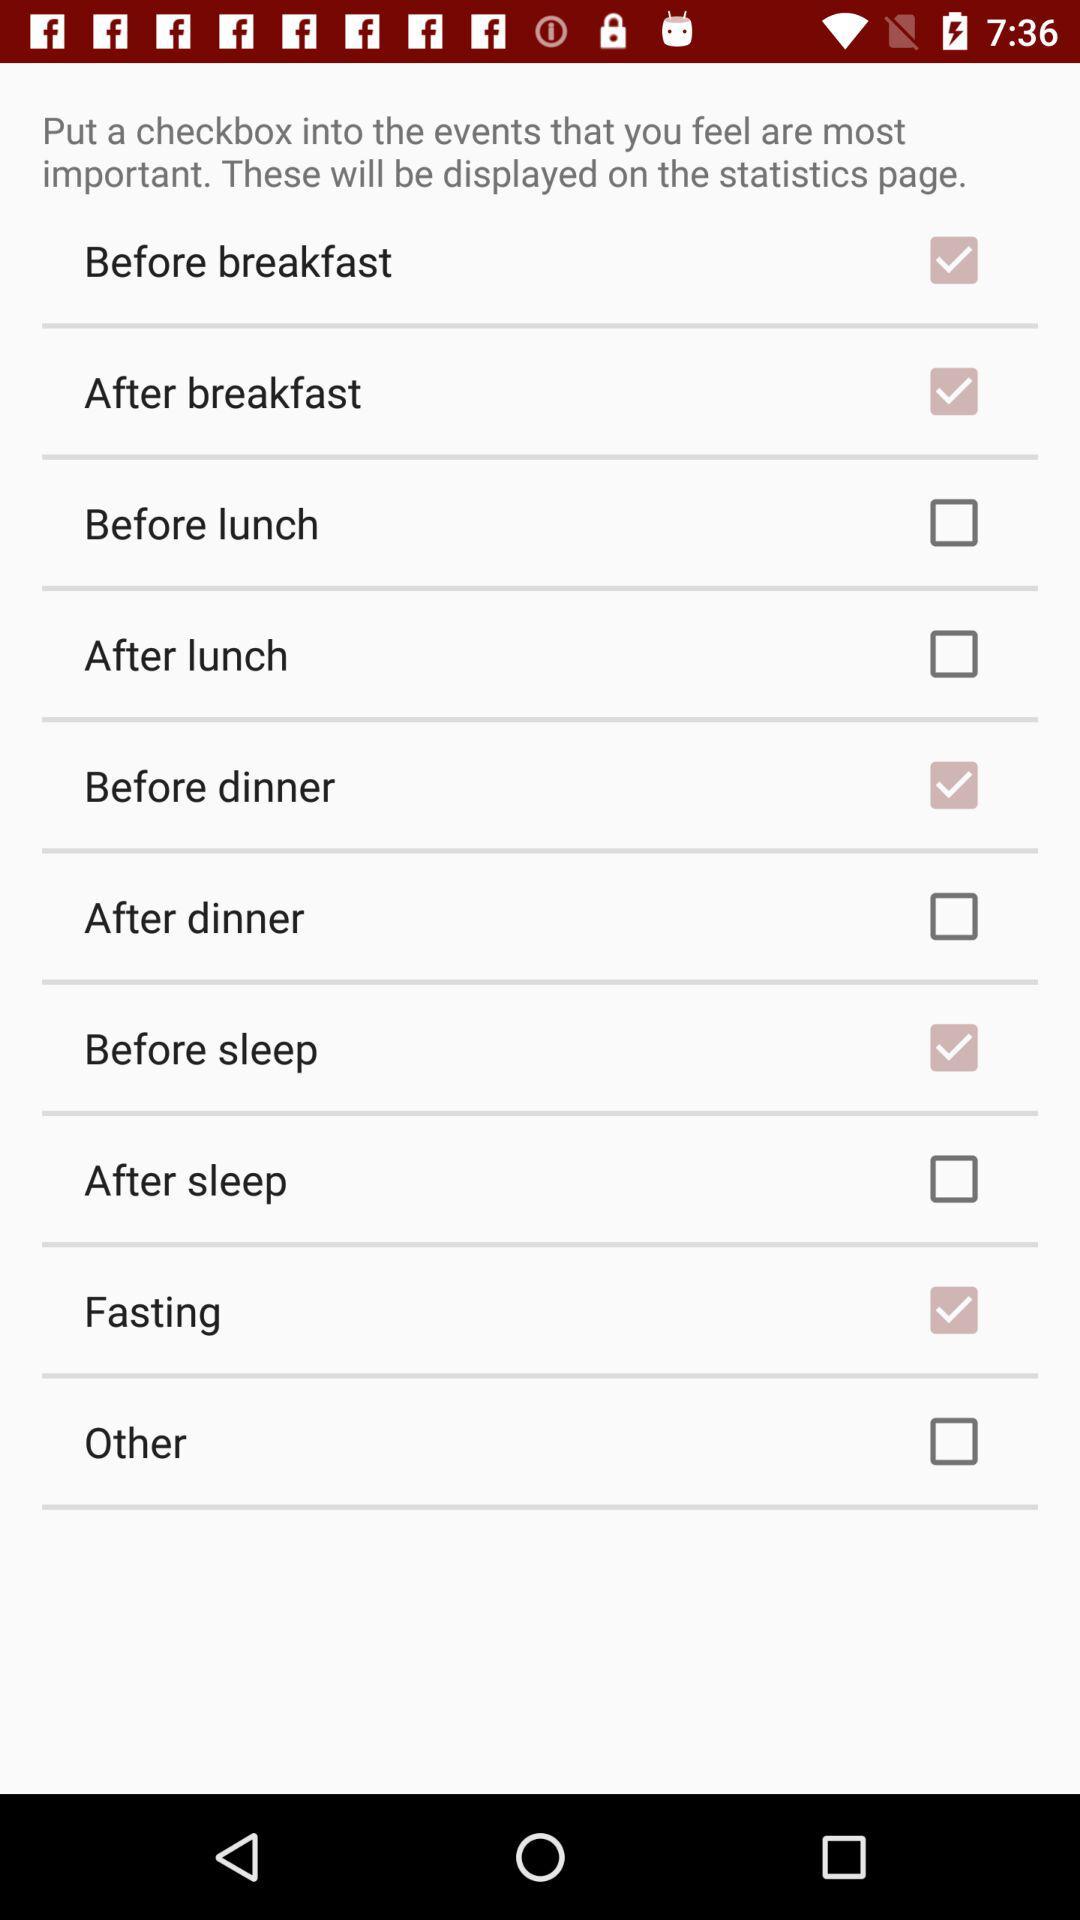 This screenshot has width=1080, height=1920. I want to click on checkbox below after dinner checkbox, so click(540, 1046).